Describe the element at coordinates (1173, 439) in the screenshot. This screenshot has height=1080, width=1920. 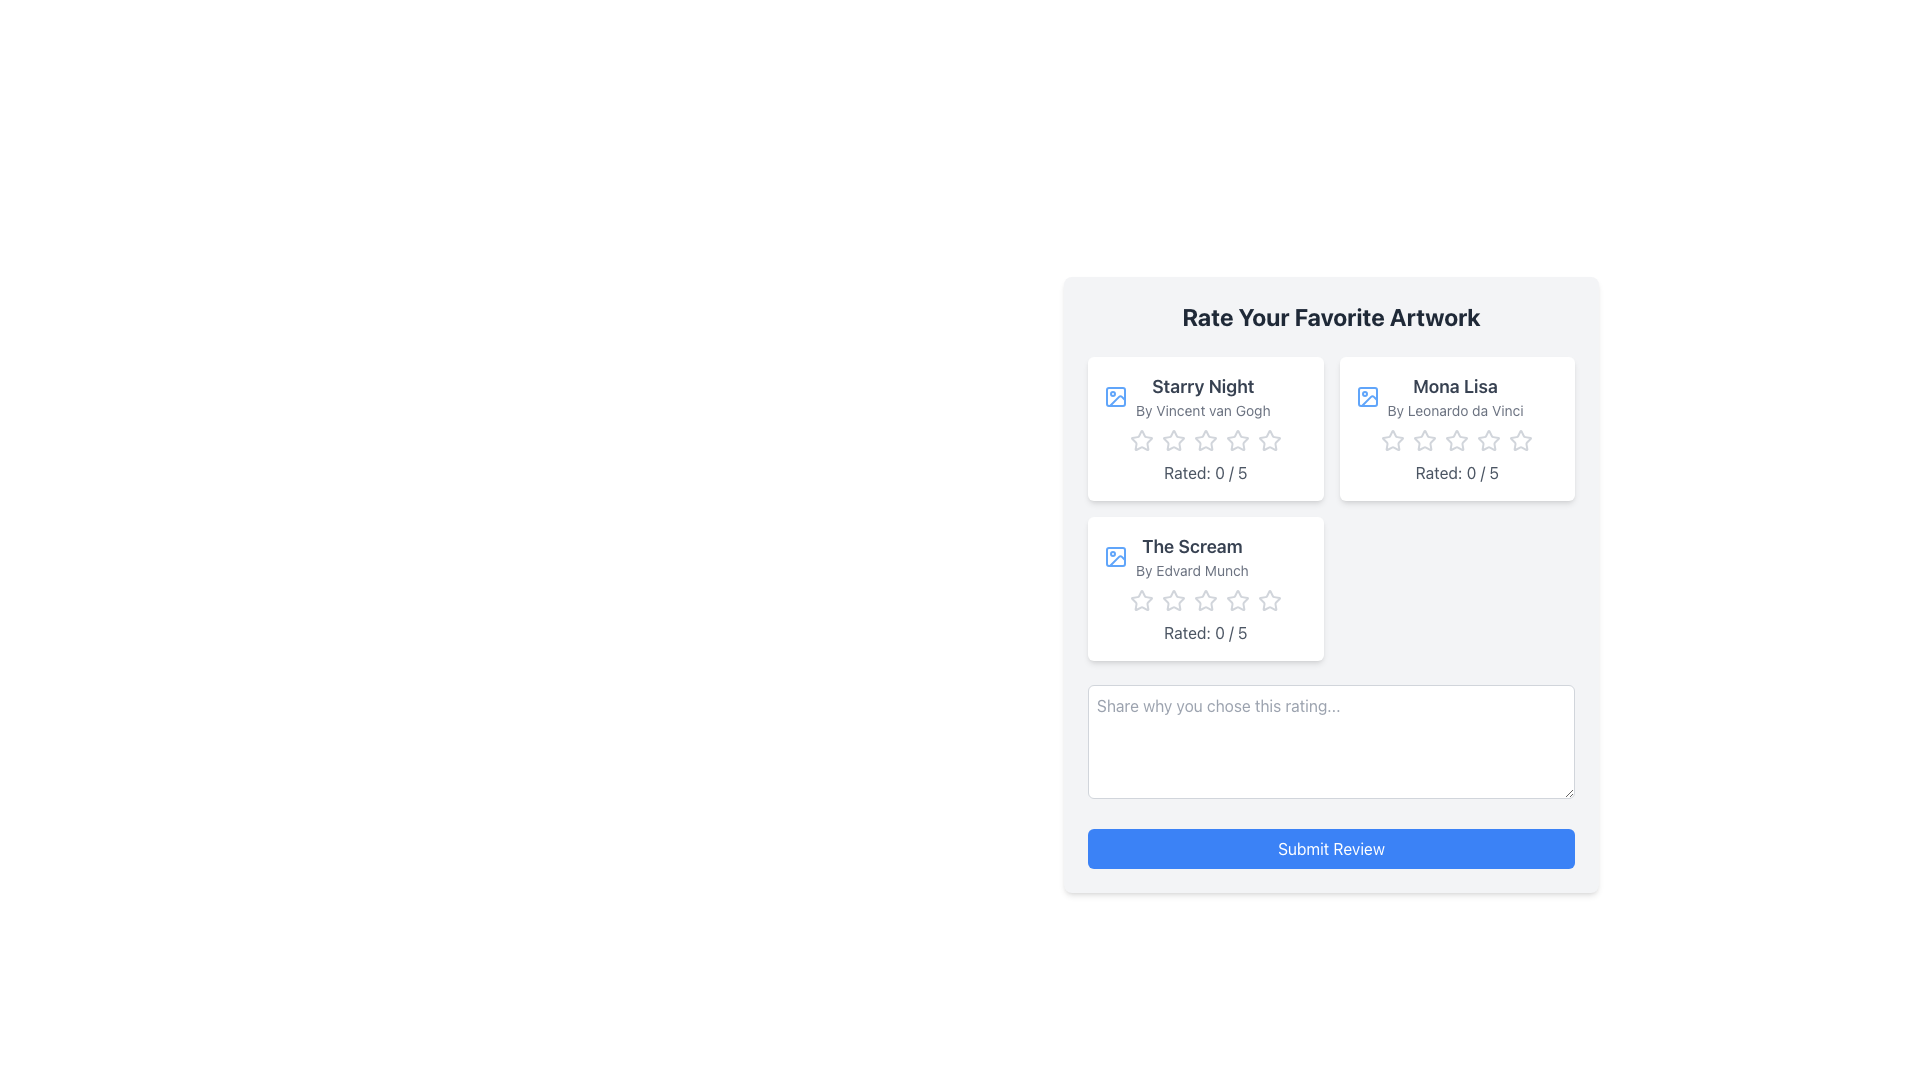
I see `the third gray, empty star icon in the rating section under the artwork 'Starry Night'` at that location.